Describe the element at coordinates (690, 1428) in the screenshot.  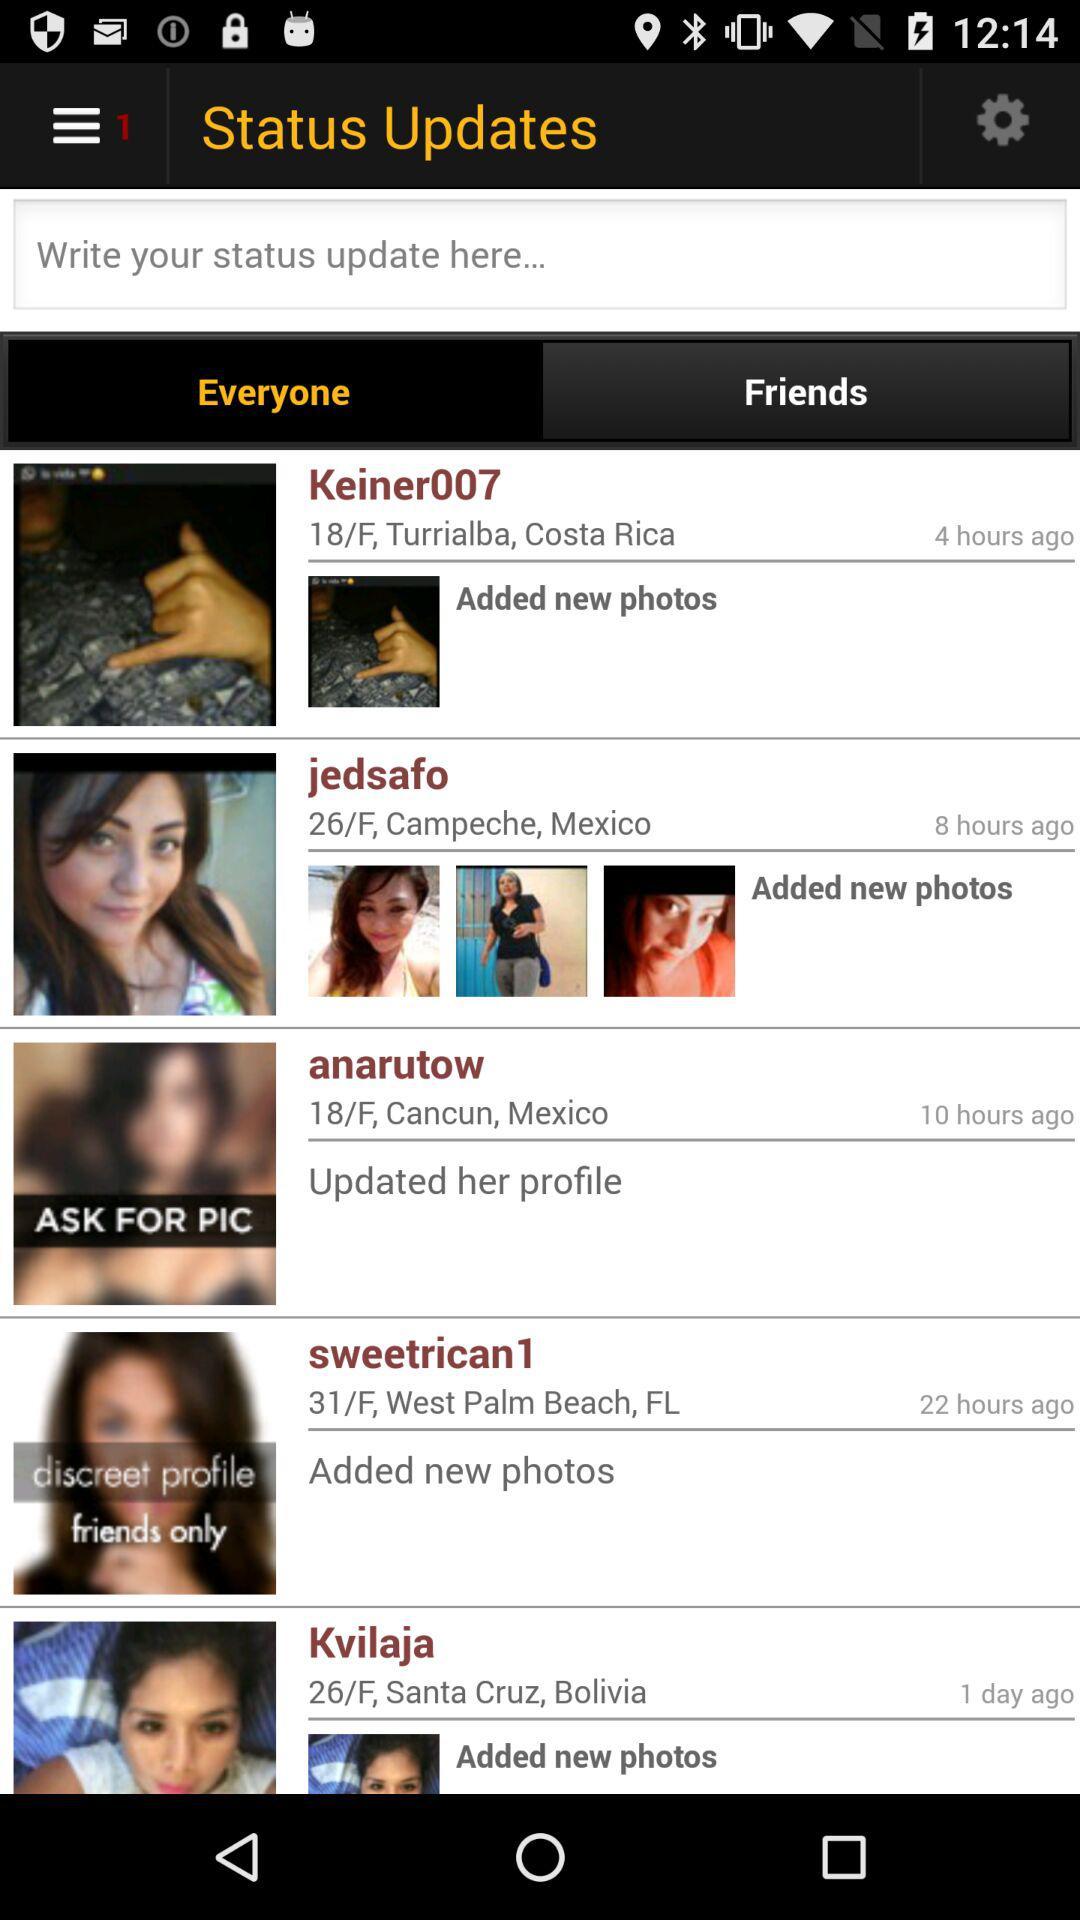
I see `icon above the added new photos item` at that location.